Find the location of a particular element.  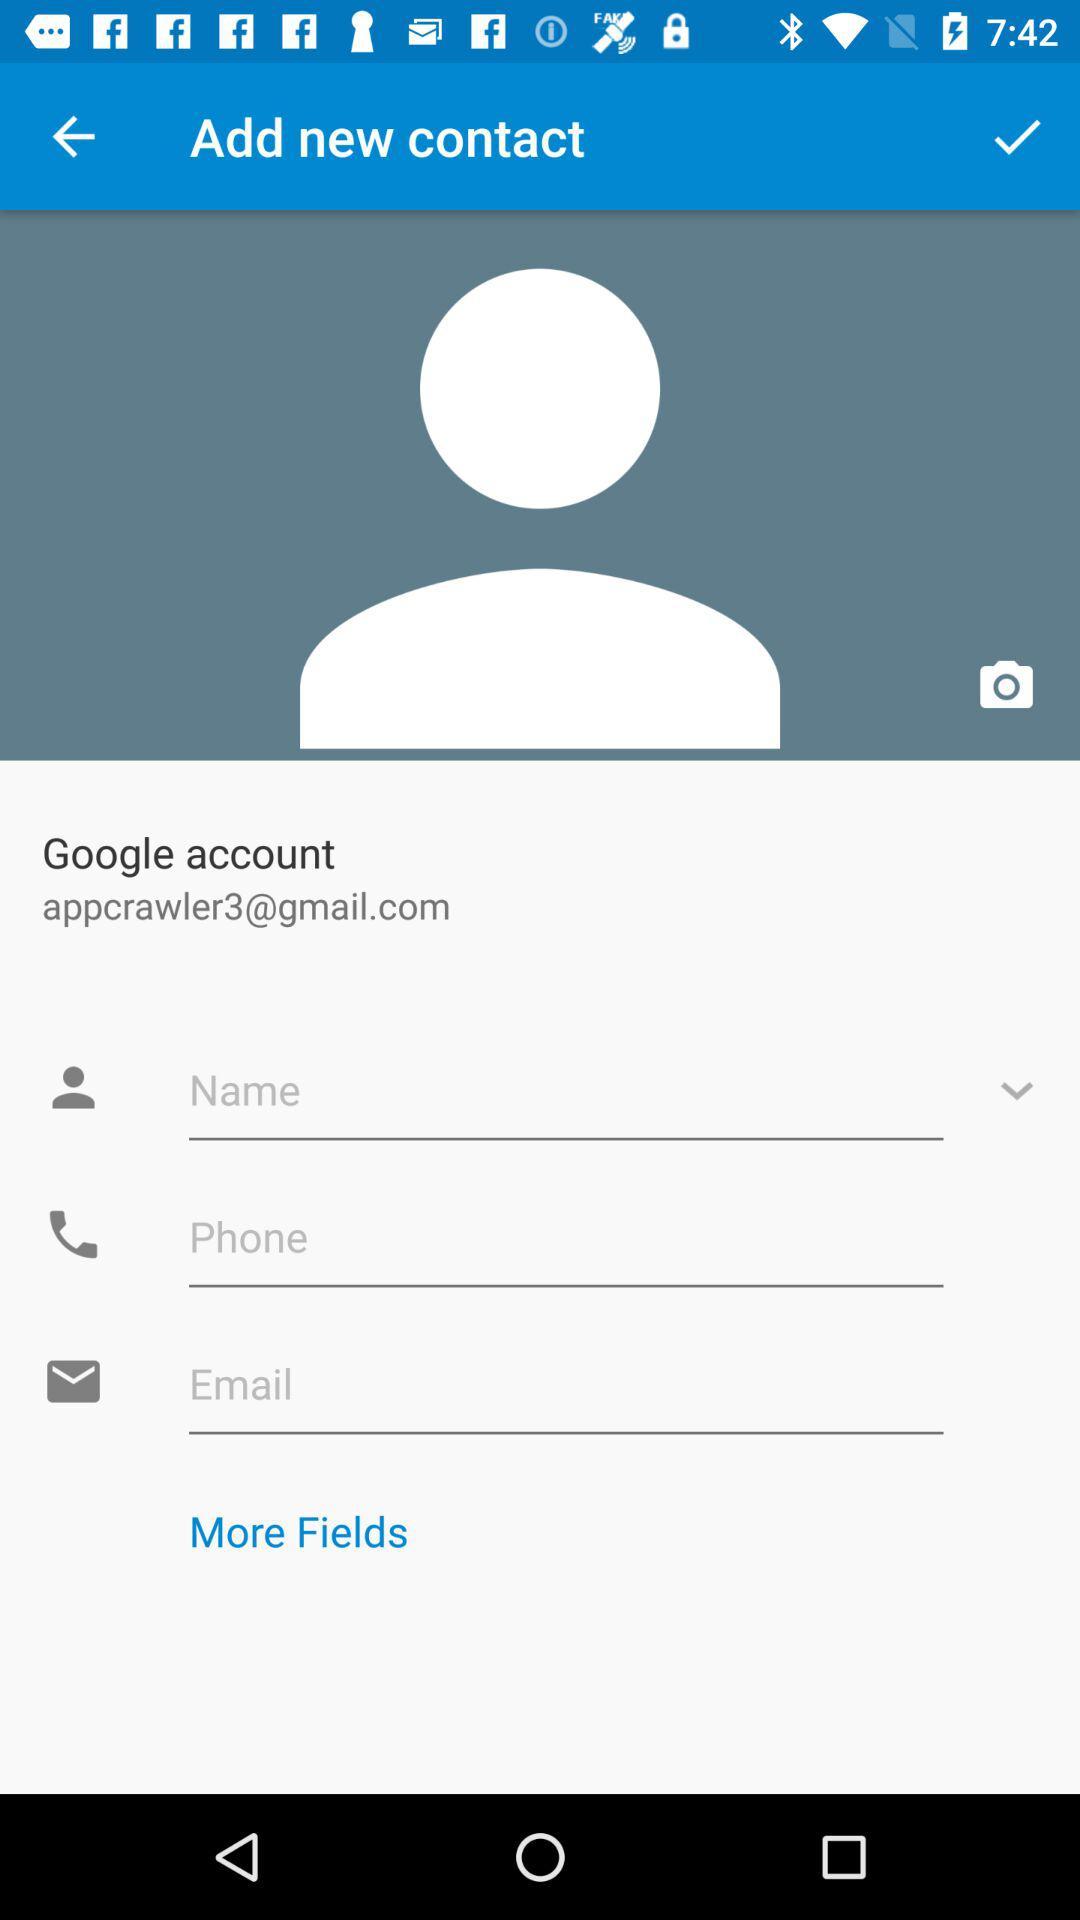

item at the top right corner is located at coordinates (1017, 135).